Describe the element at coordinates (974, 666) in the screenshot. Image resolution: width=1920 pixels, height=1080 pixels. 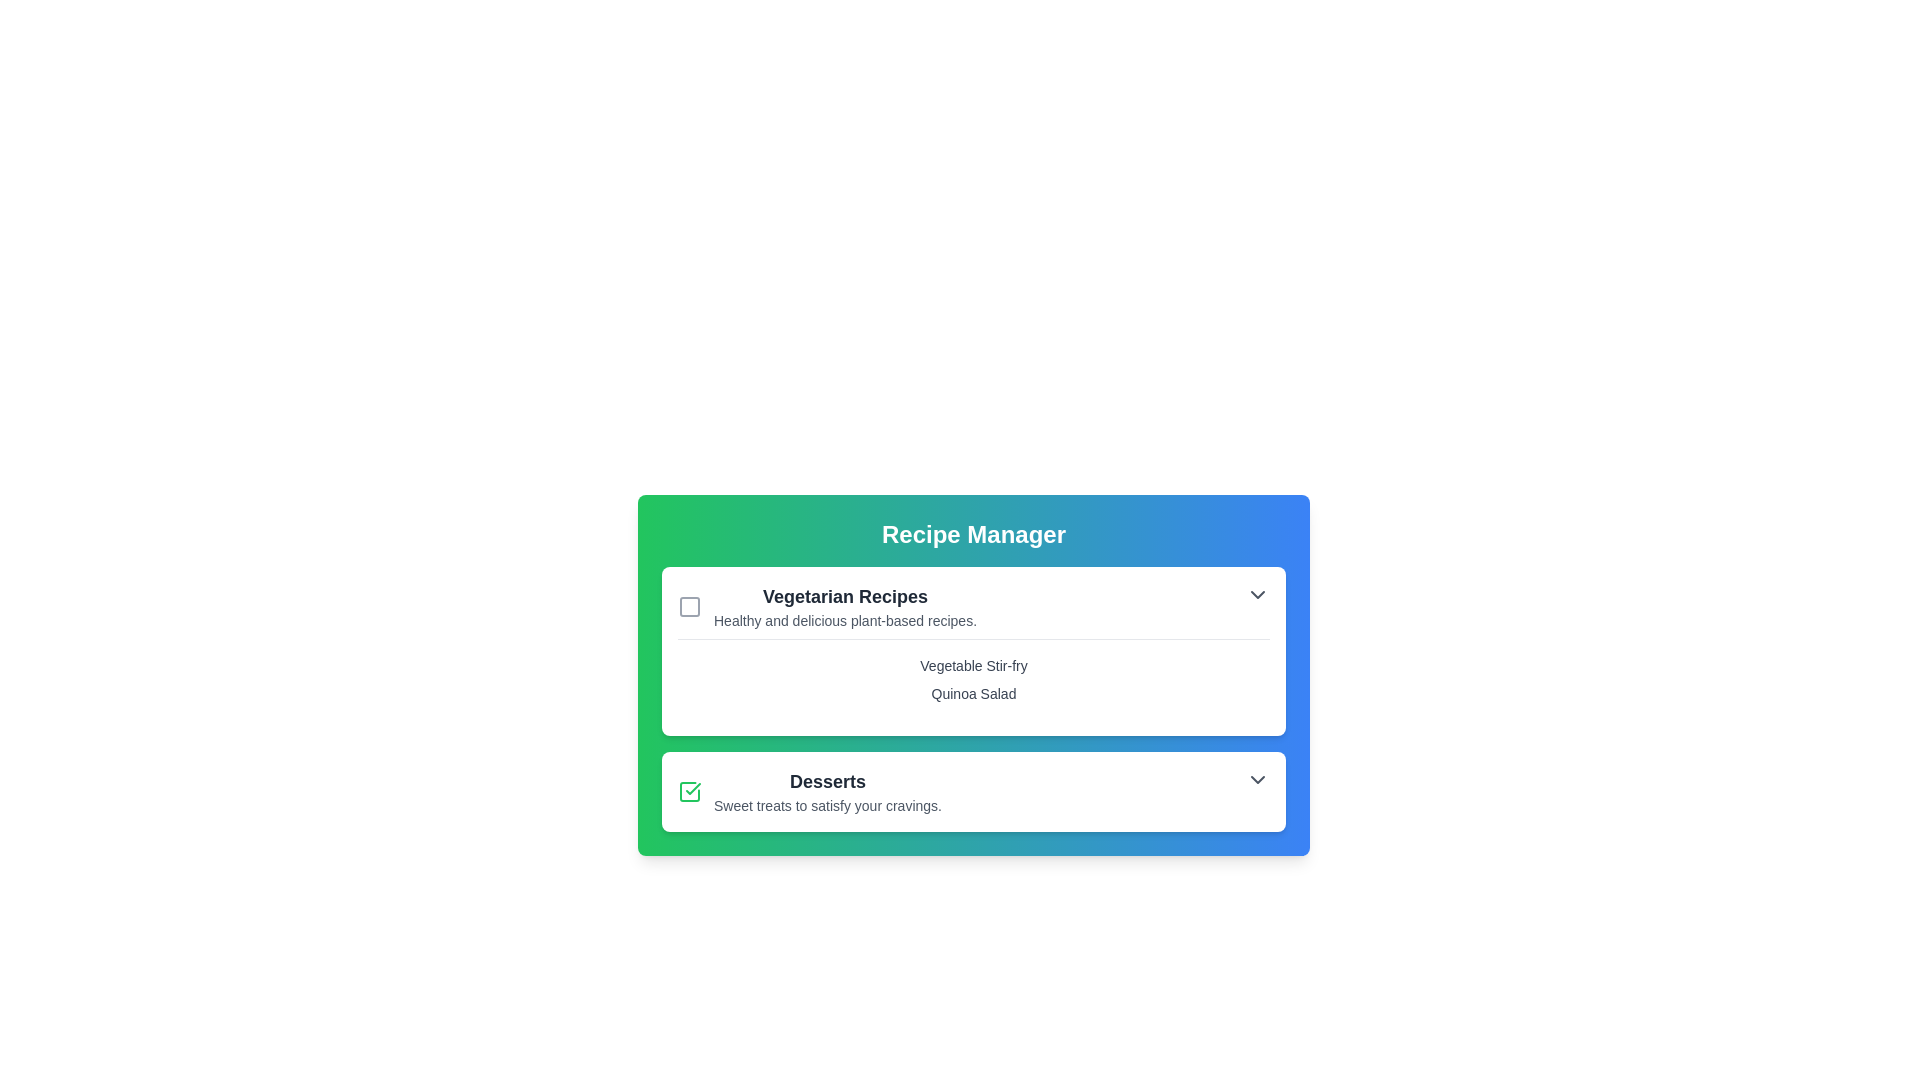
I see `the text label displaying 'Vegetable Stir-fry' which is located under the 'Vegetarian Recipes' title` at that location.